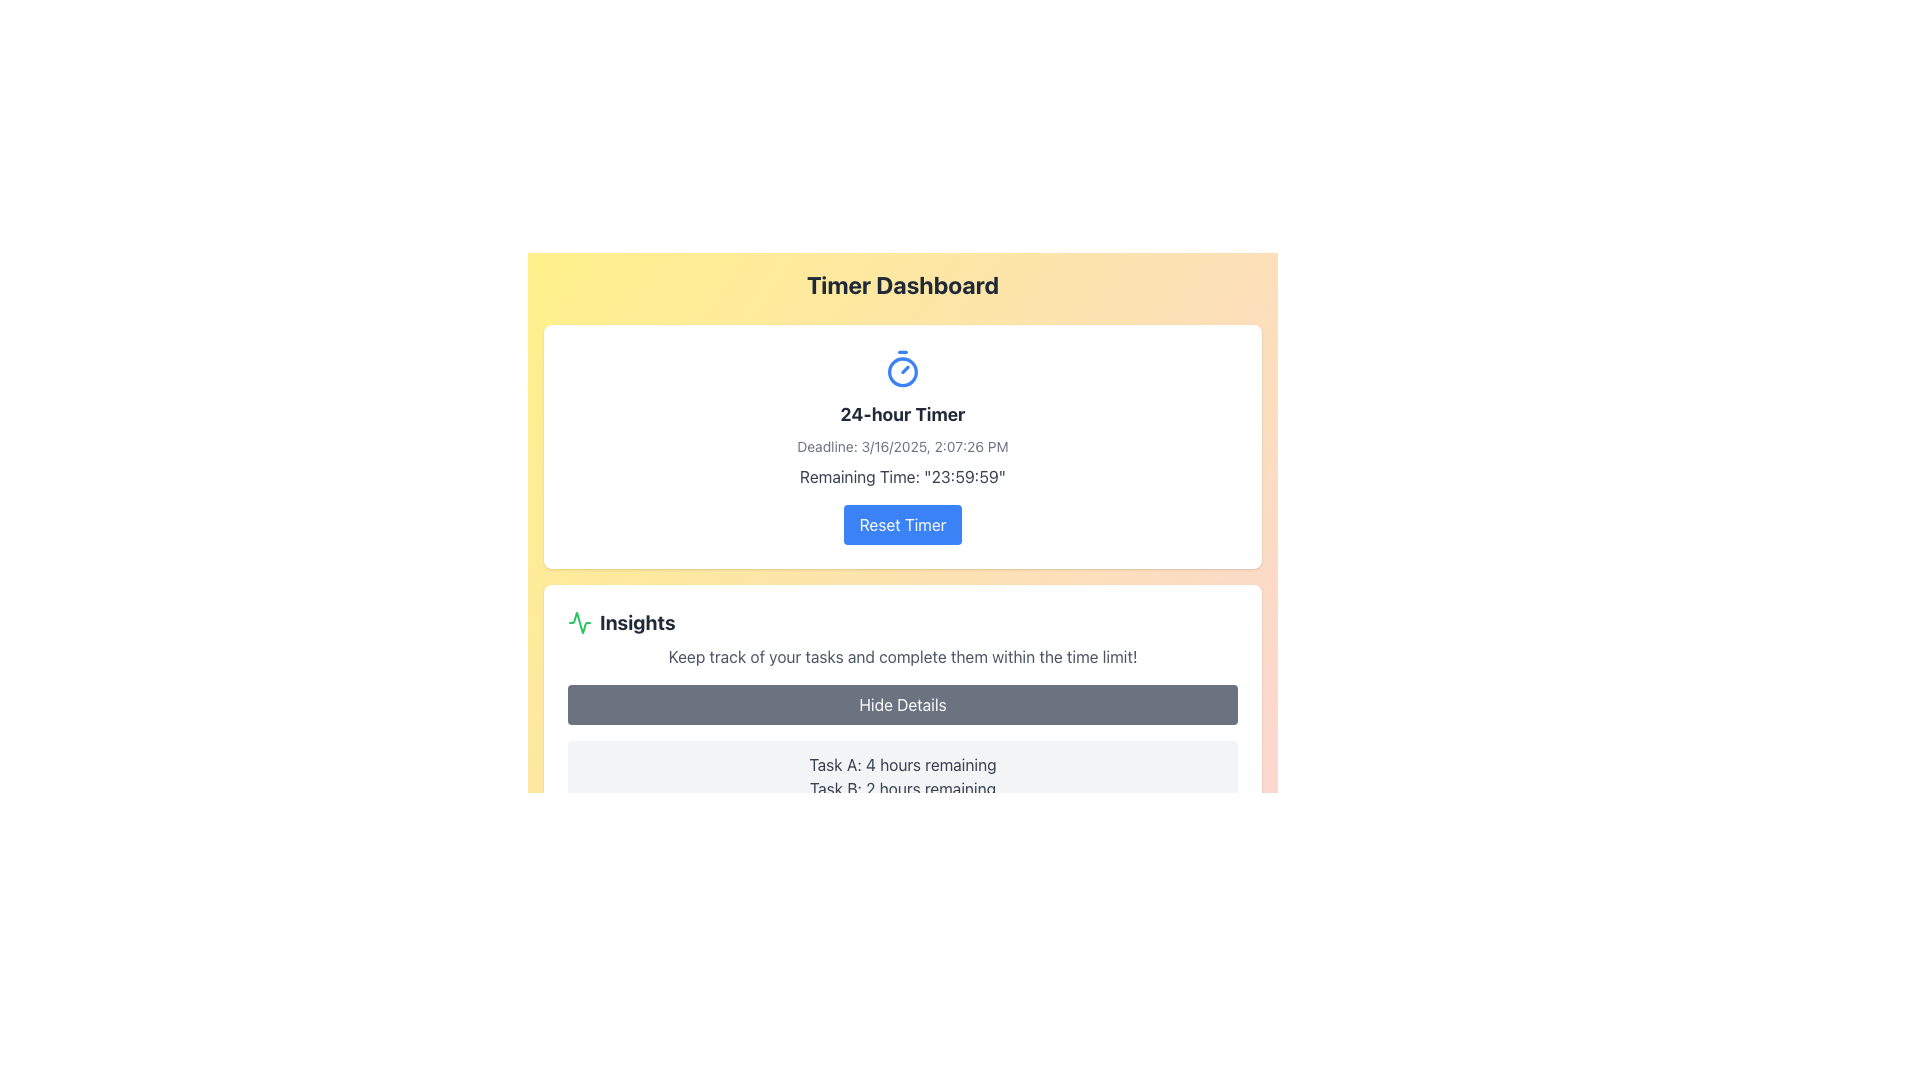  What do you see at coordinates (901, 656) in the screenshot?
I see `the static text that reads 'Keep track of your tasks and complete them within the time limit!', located below the 'Insights' heading and above the 'Hide Details' button in a white card element` at bounding box center [901, 656].